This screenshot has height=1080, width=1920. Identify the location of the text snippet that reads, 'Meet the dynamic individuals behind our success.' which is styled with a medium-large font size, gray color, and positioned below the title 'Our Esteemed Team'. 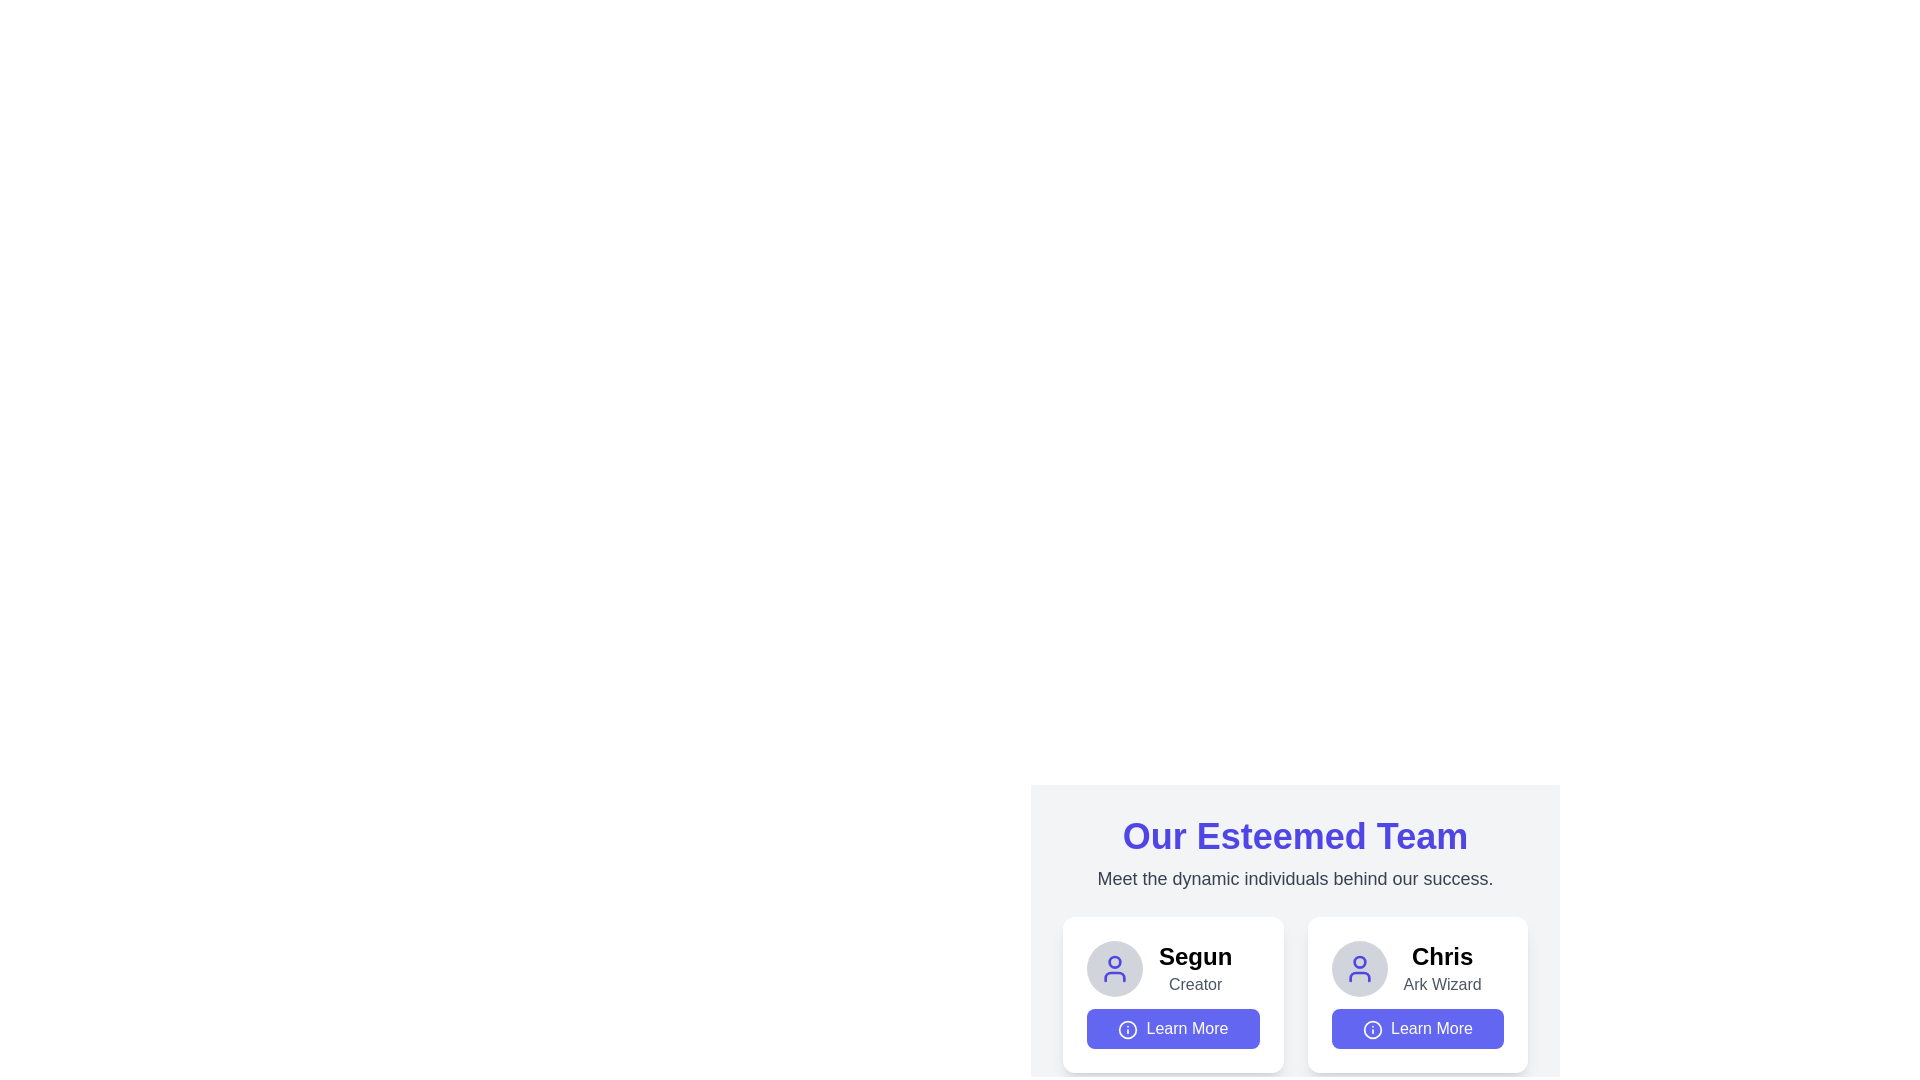
(1295, 878).